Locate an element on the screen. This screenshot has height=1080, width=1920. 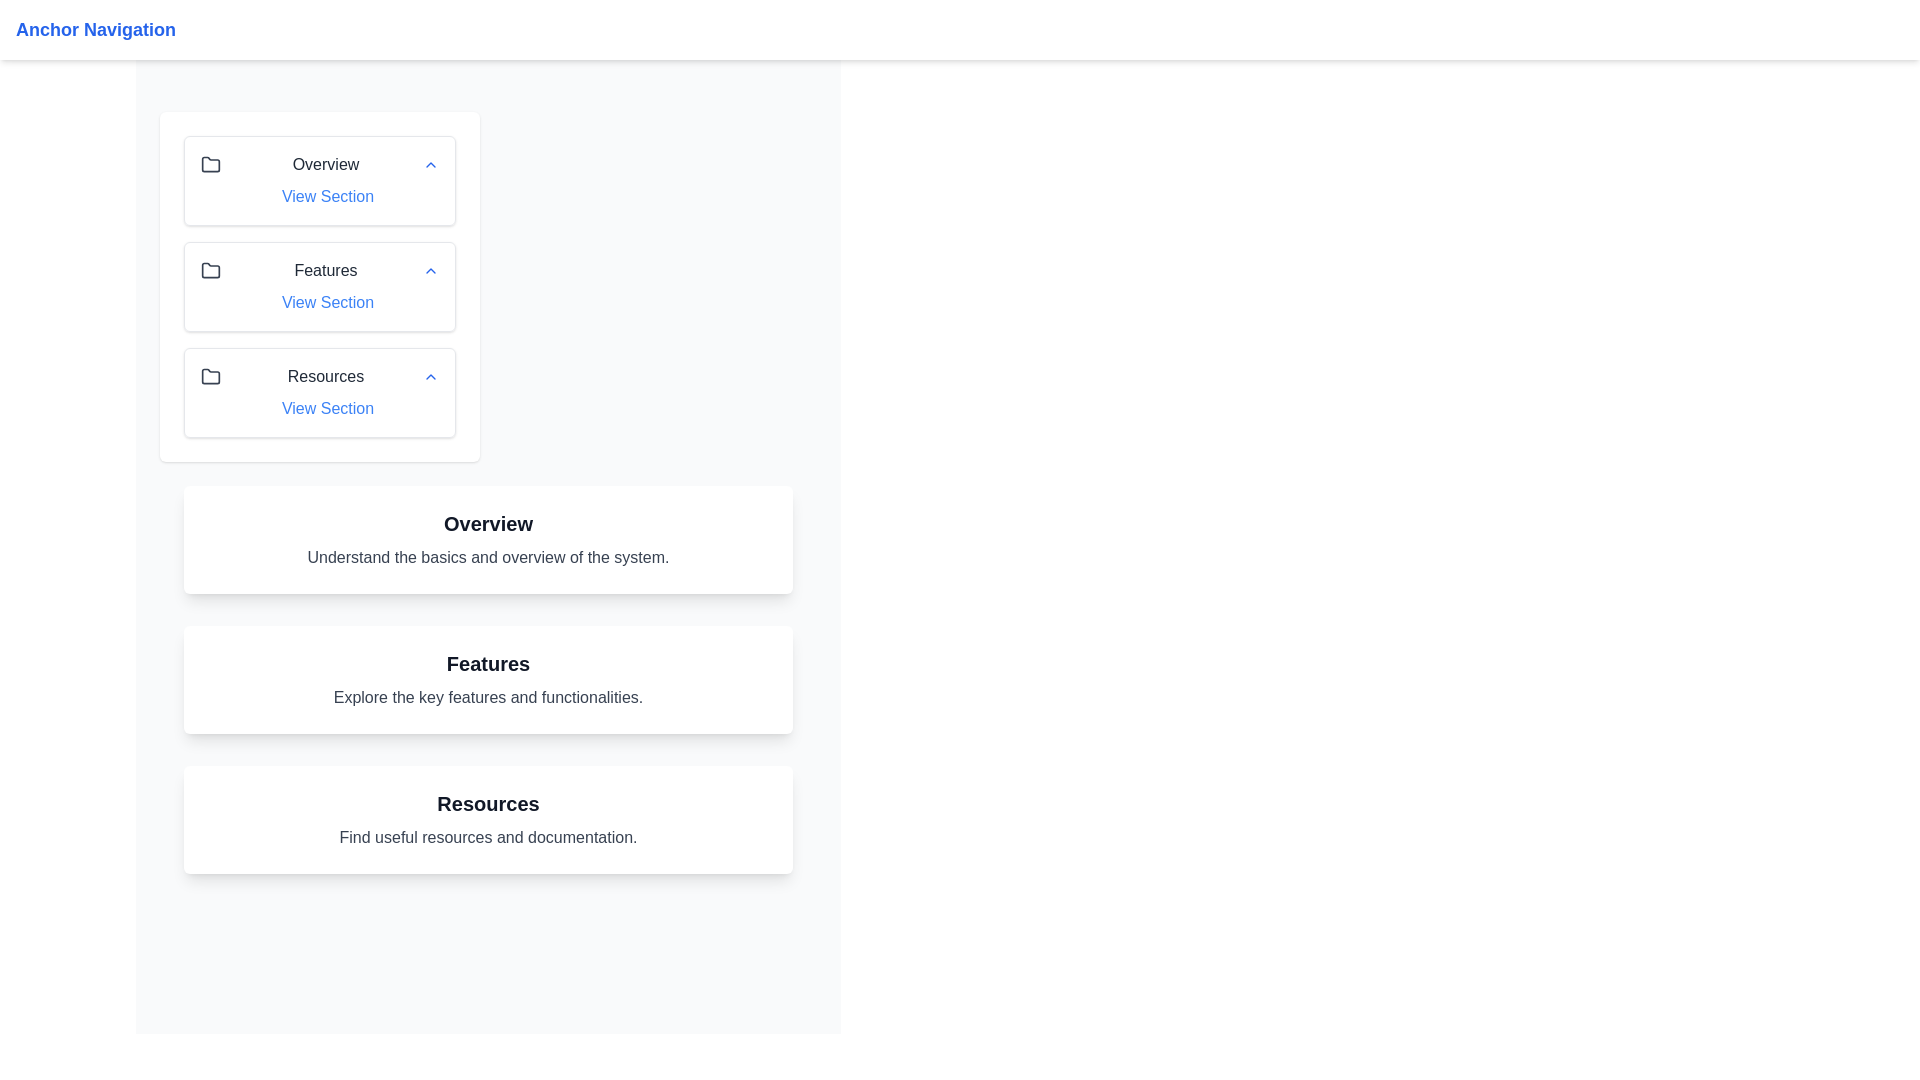
the informational block with a white background and rounded edges that contains the heading 'Resources' and subtitle 'Find useful resources and documentation.' is located at coordinates (488, 820).